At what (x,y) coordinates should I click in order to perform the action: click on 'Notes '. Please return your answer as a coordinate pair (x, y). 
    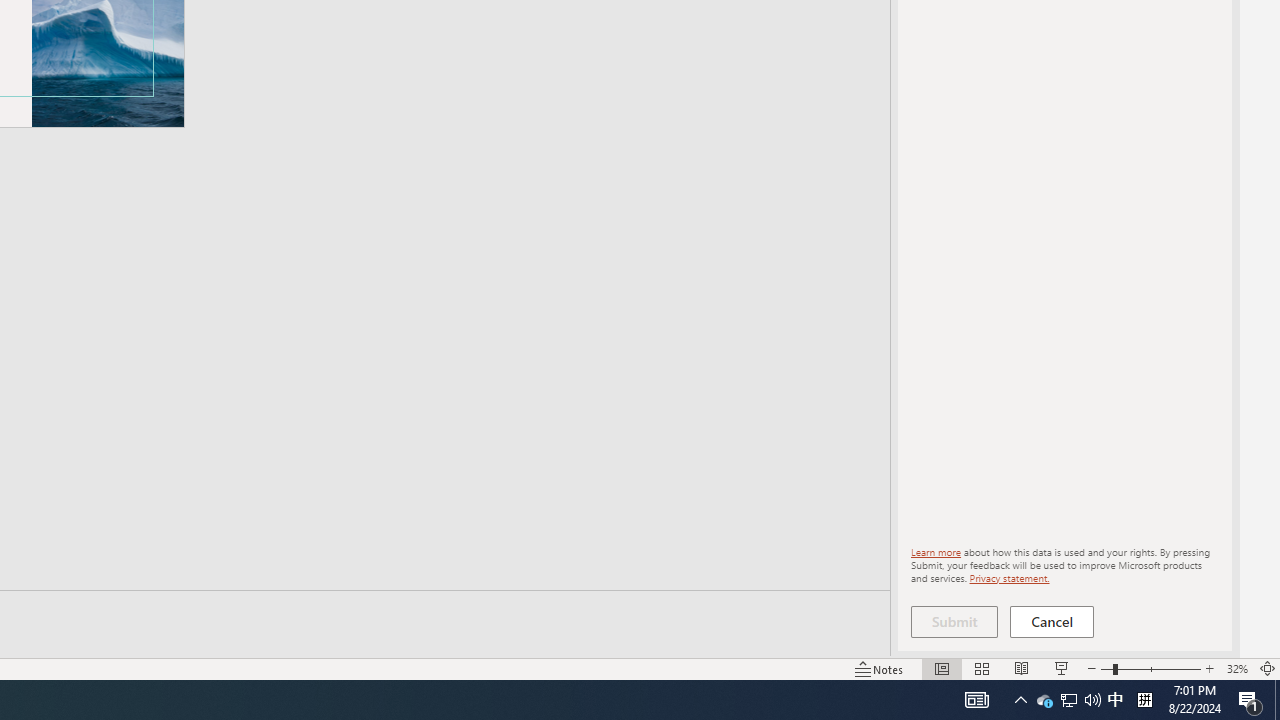
    Looking at the image, I should click on (879, 669).